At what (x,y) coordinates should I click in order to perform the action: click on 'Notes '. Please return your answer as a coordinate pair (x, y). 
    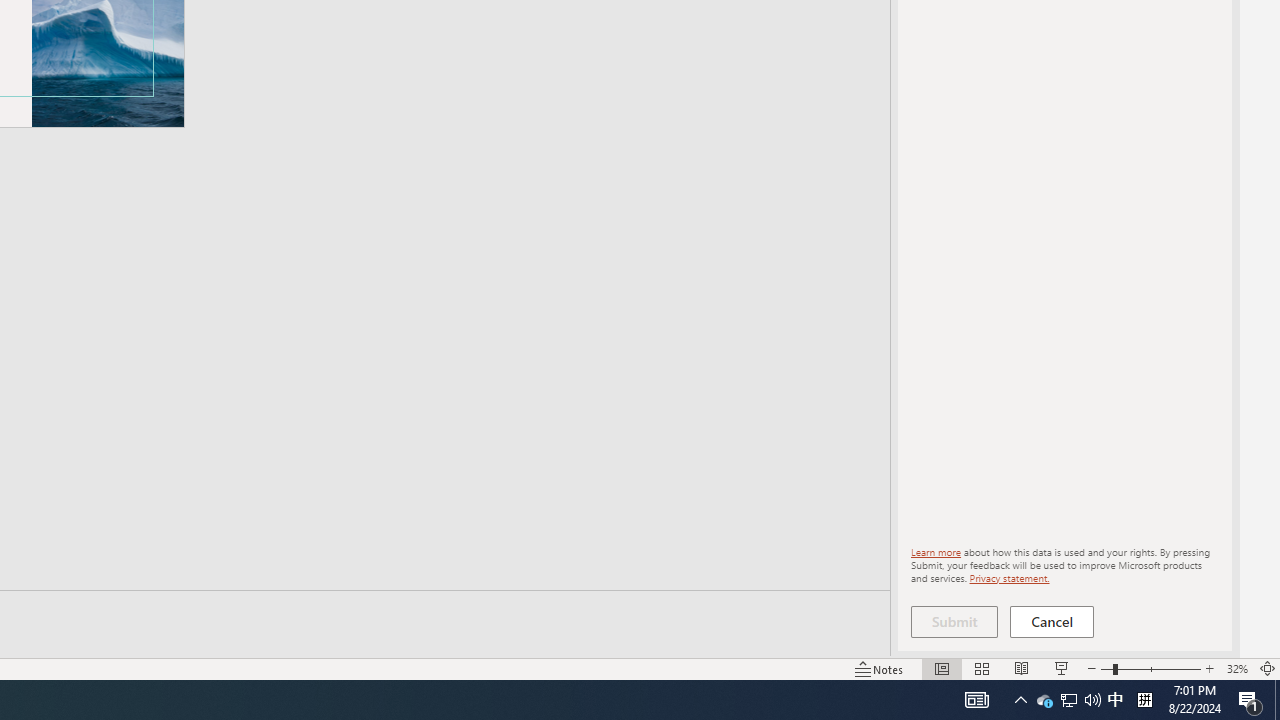
    Looking at the image, I should click on (879, 669).